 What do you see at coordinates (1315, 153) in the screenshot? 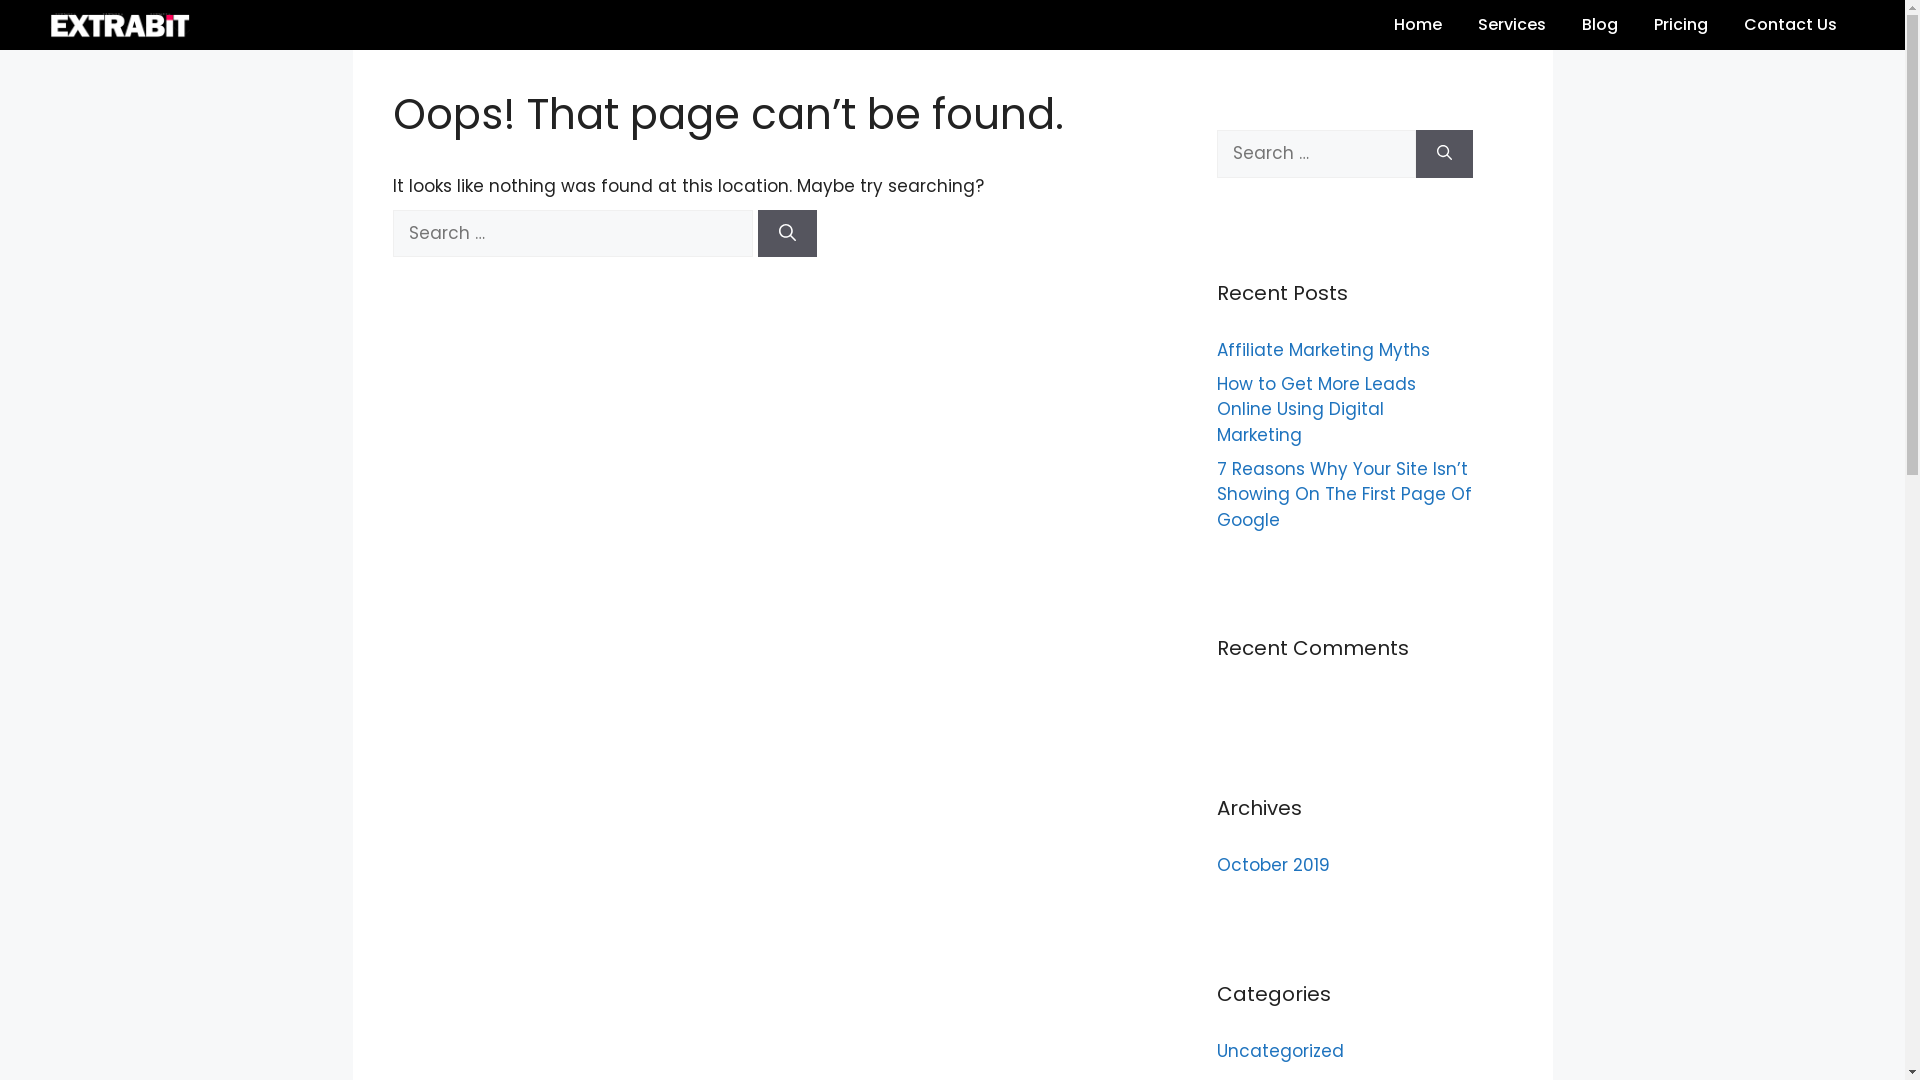
I see `'Search for:'` at bounding box center [1315, 153].